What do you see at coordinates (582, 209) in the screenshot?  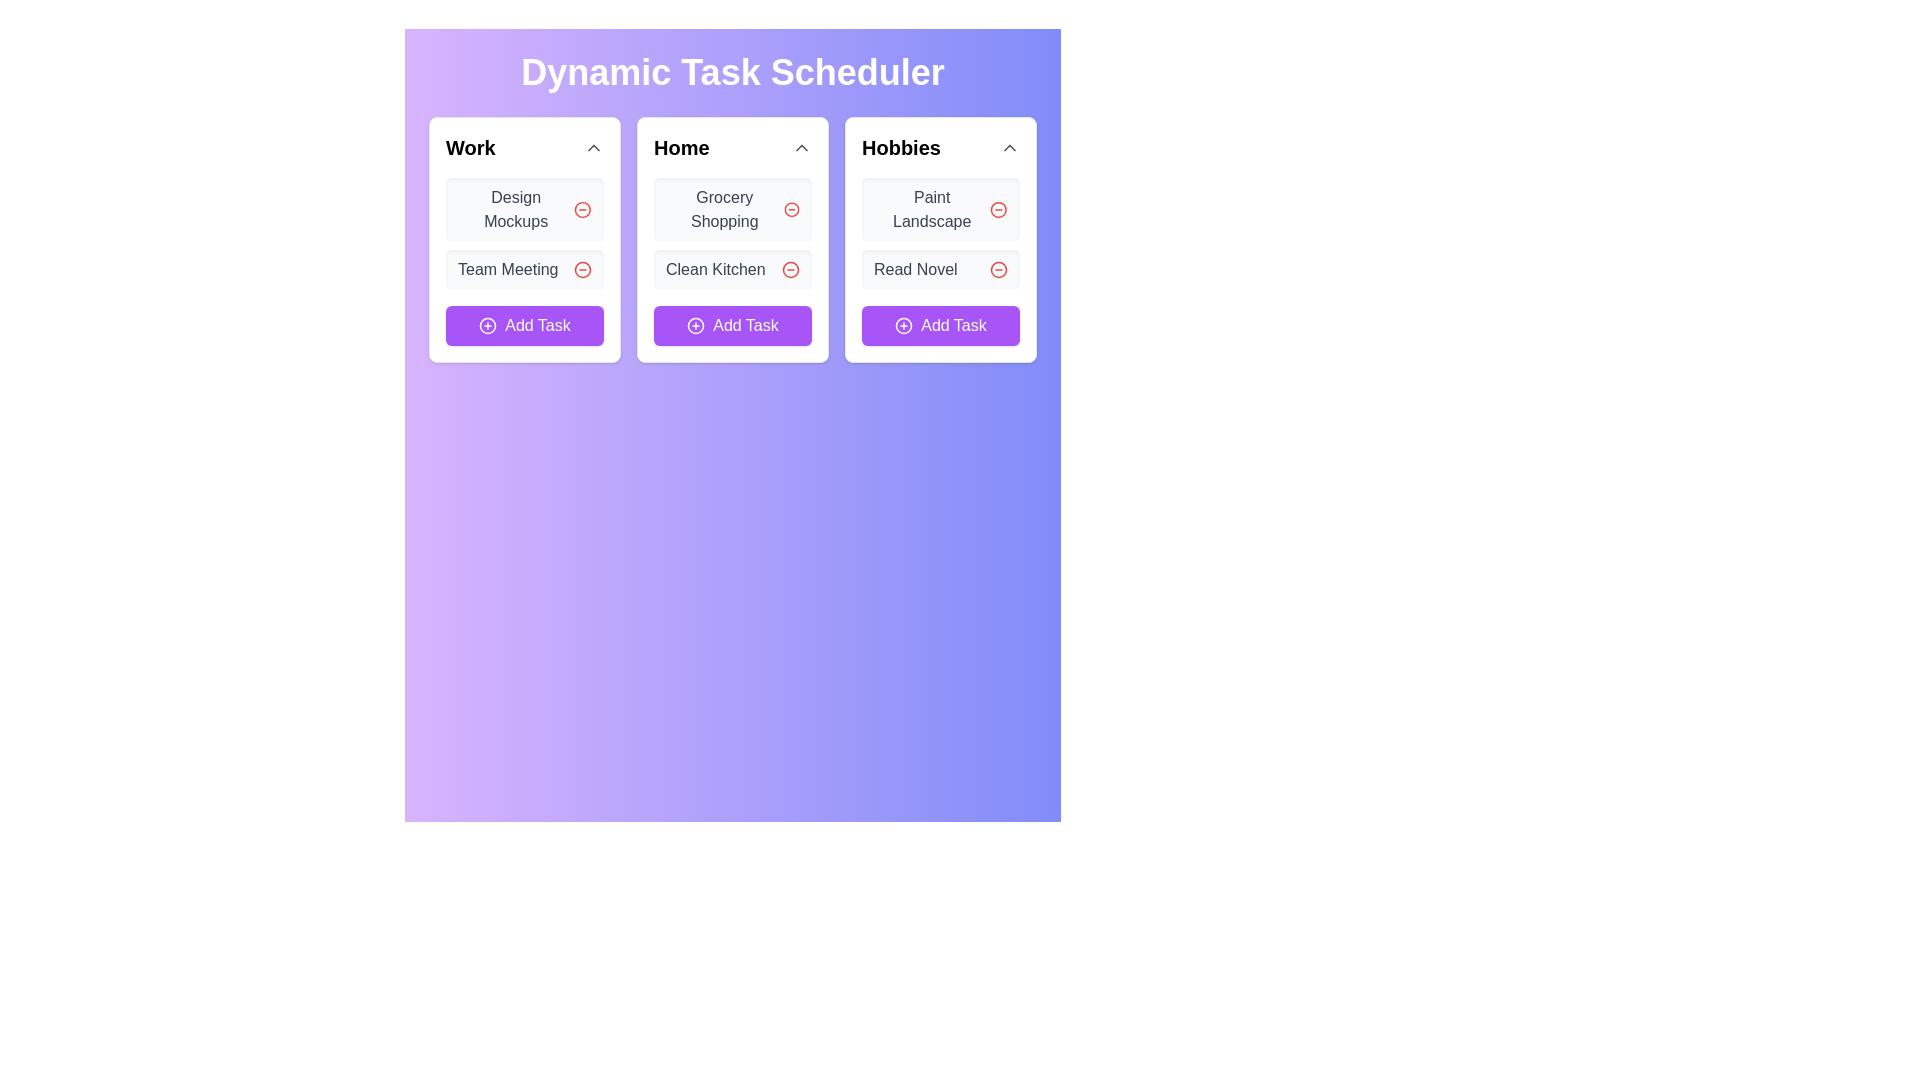 I see `the circular red icon for deleting the associated task located in the top-left card labeled 'Work', next to the text 'Design Mockups'` at bounding box center [582, 209].